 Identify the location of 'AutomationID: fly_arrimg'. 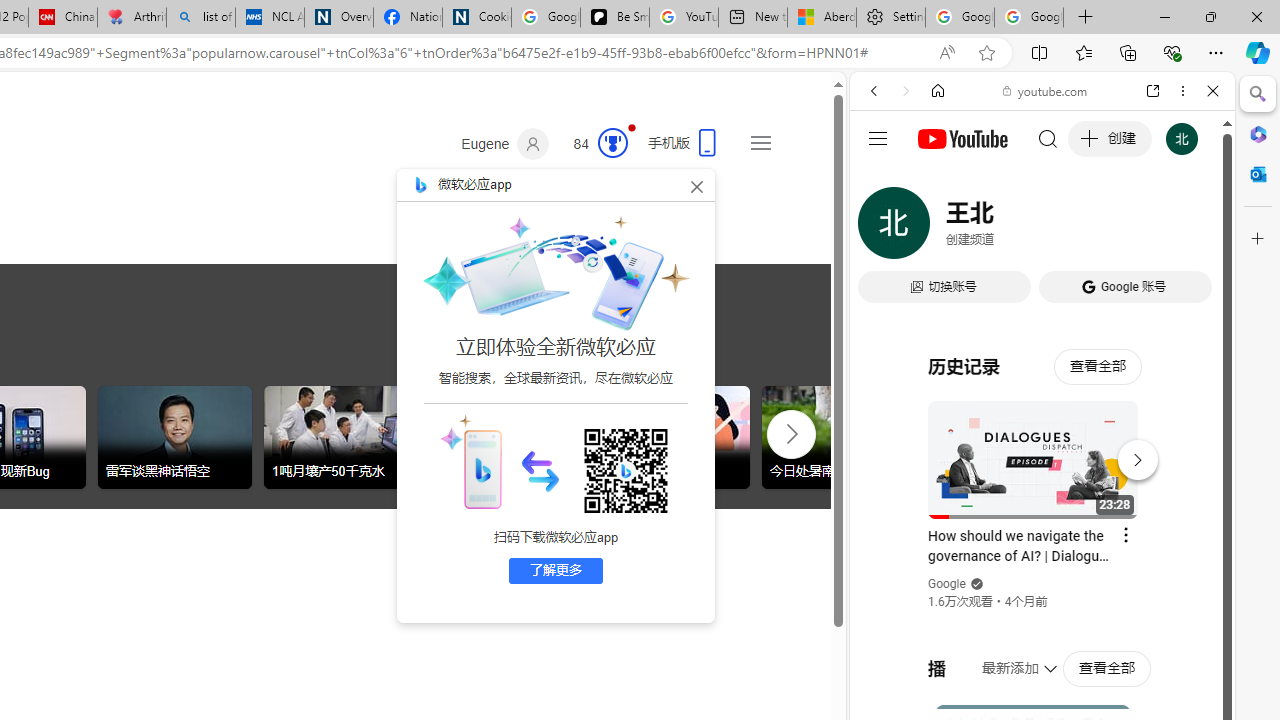
(540, 470).